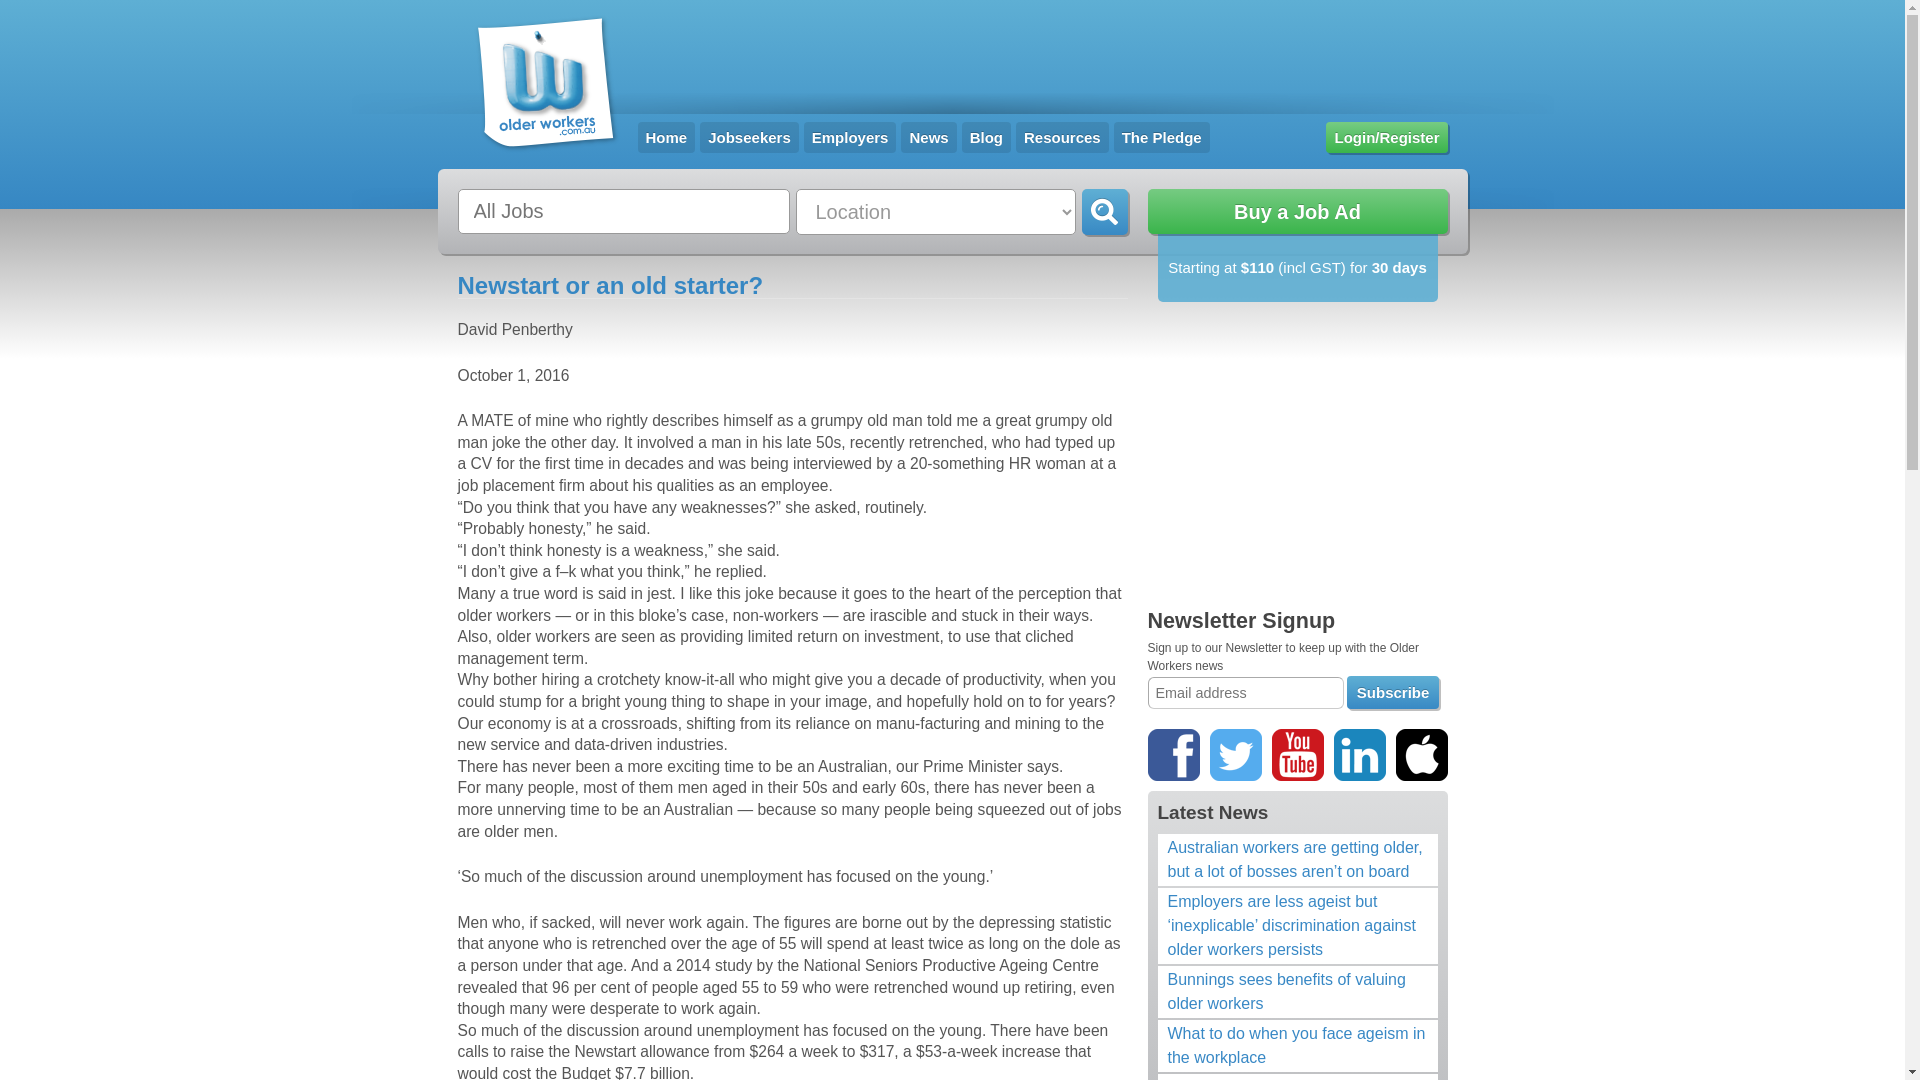 The height and width of the screenshot is (1080, 1920). I want to click on 'Advertisement', so click(1297, 459).